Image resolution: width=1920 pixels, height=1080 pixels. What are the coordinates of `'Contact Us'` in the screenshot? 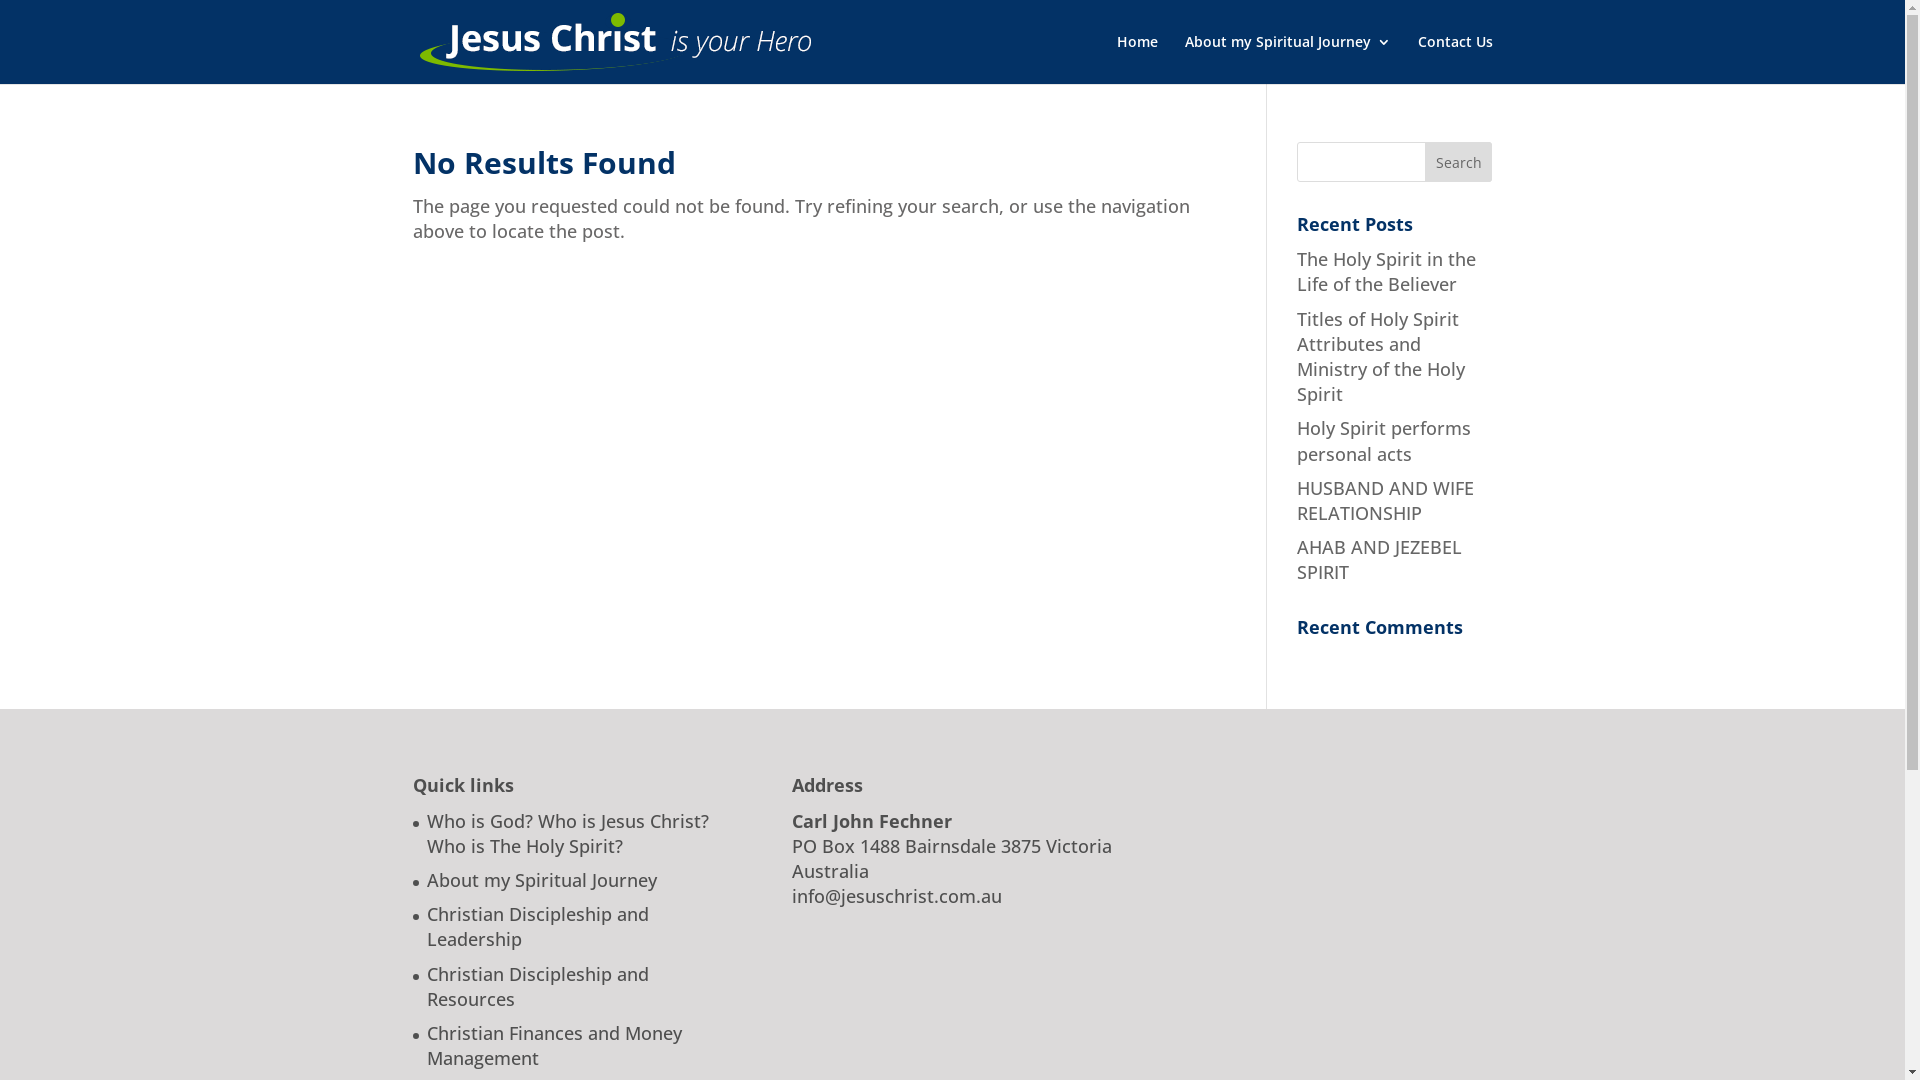 It's located at (1455, 58).